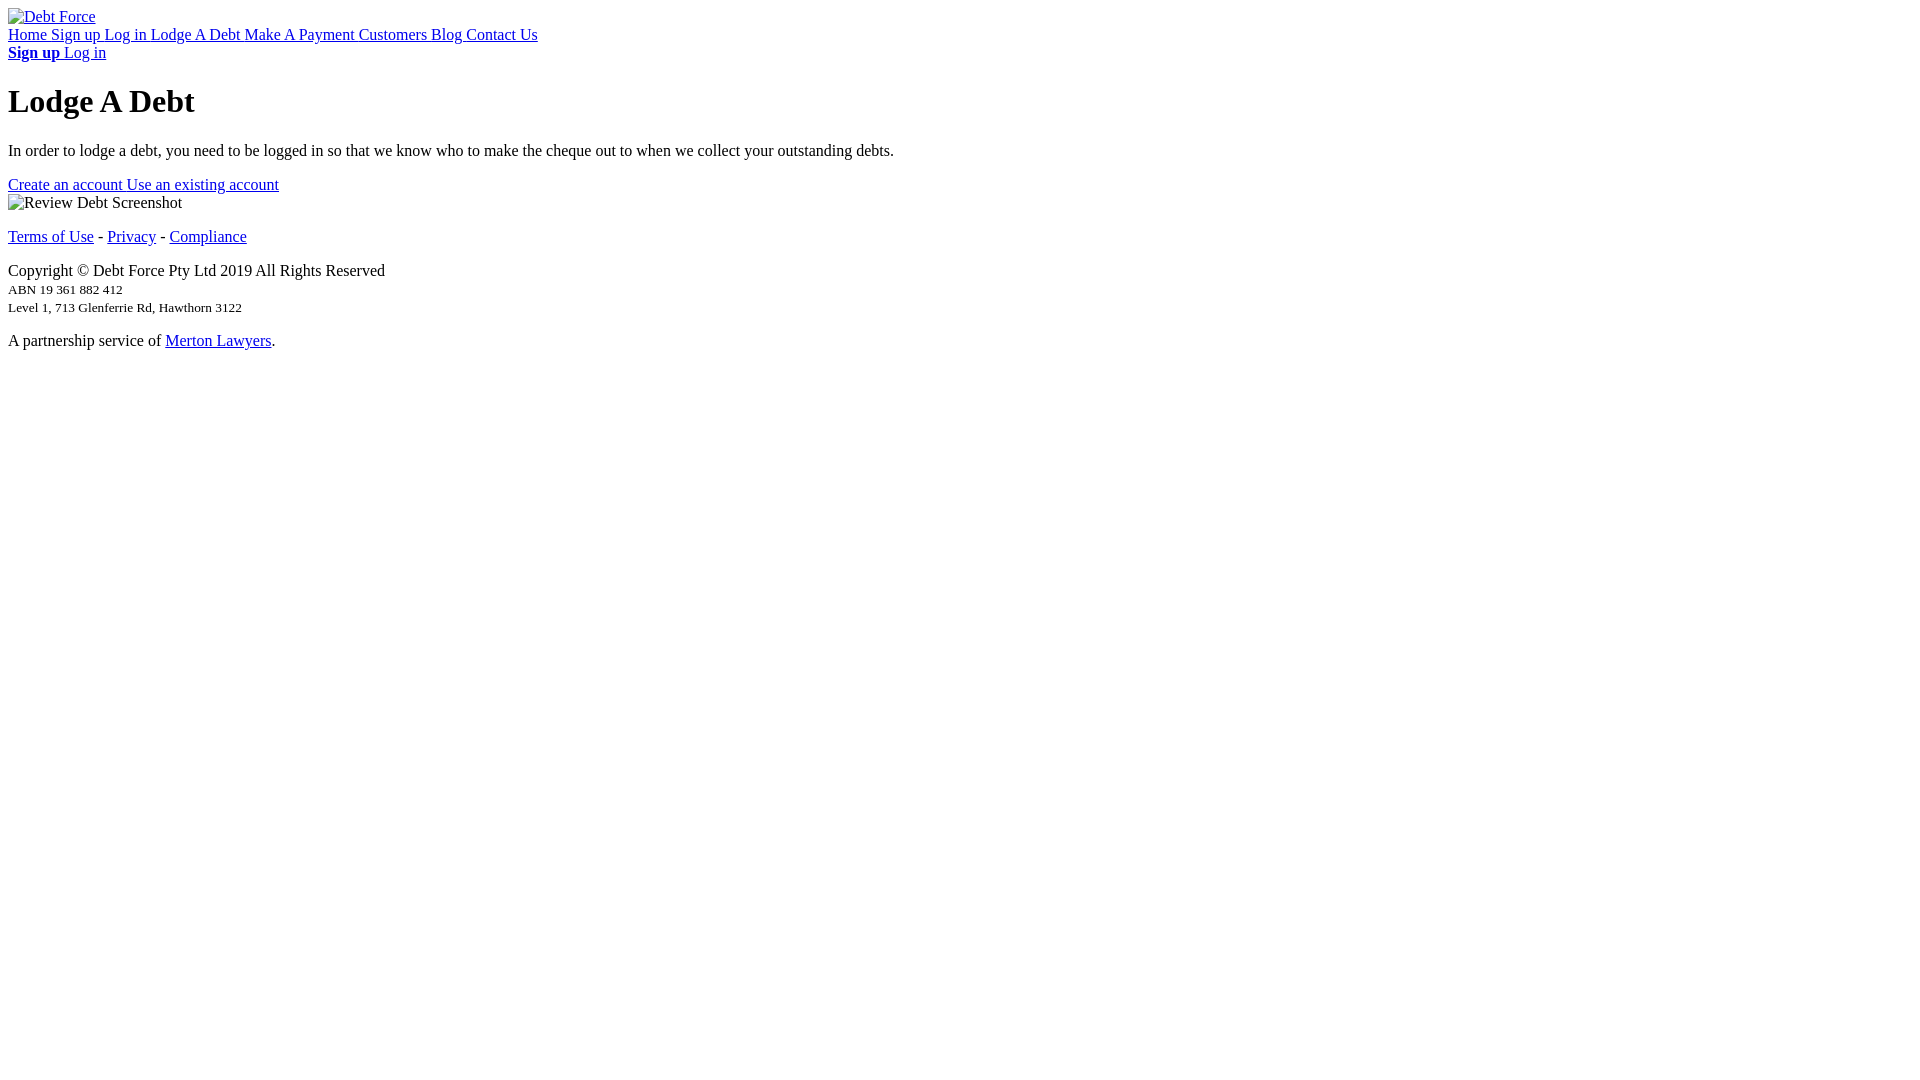  What do you see at coordinates (394, 34) in the screenshot?
I see `'Customers'` at bounding box center [394, 34].